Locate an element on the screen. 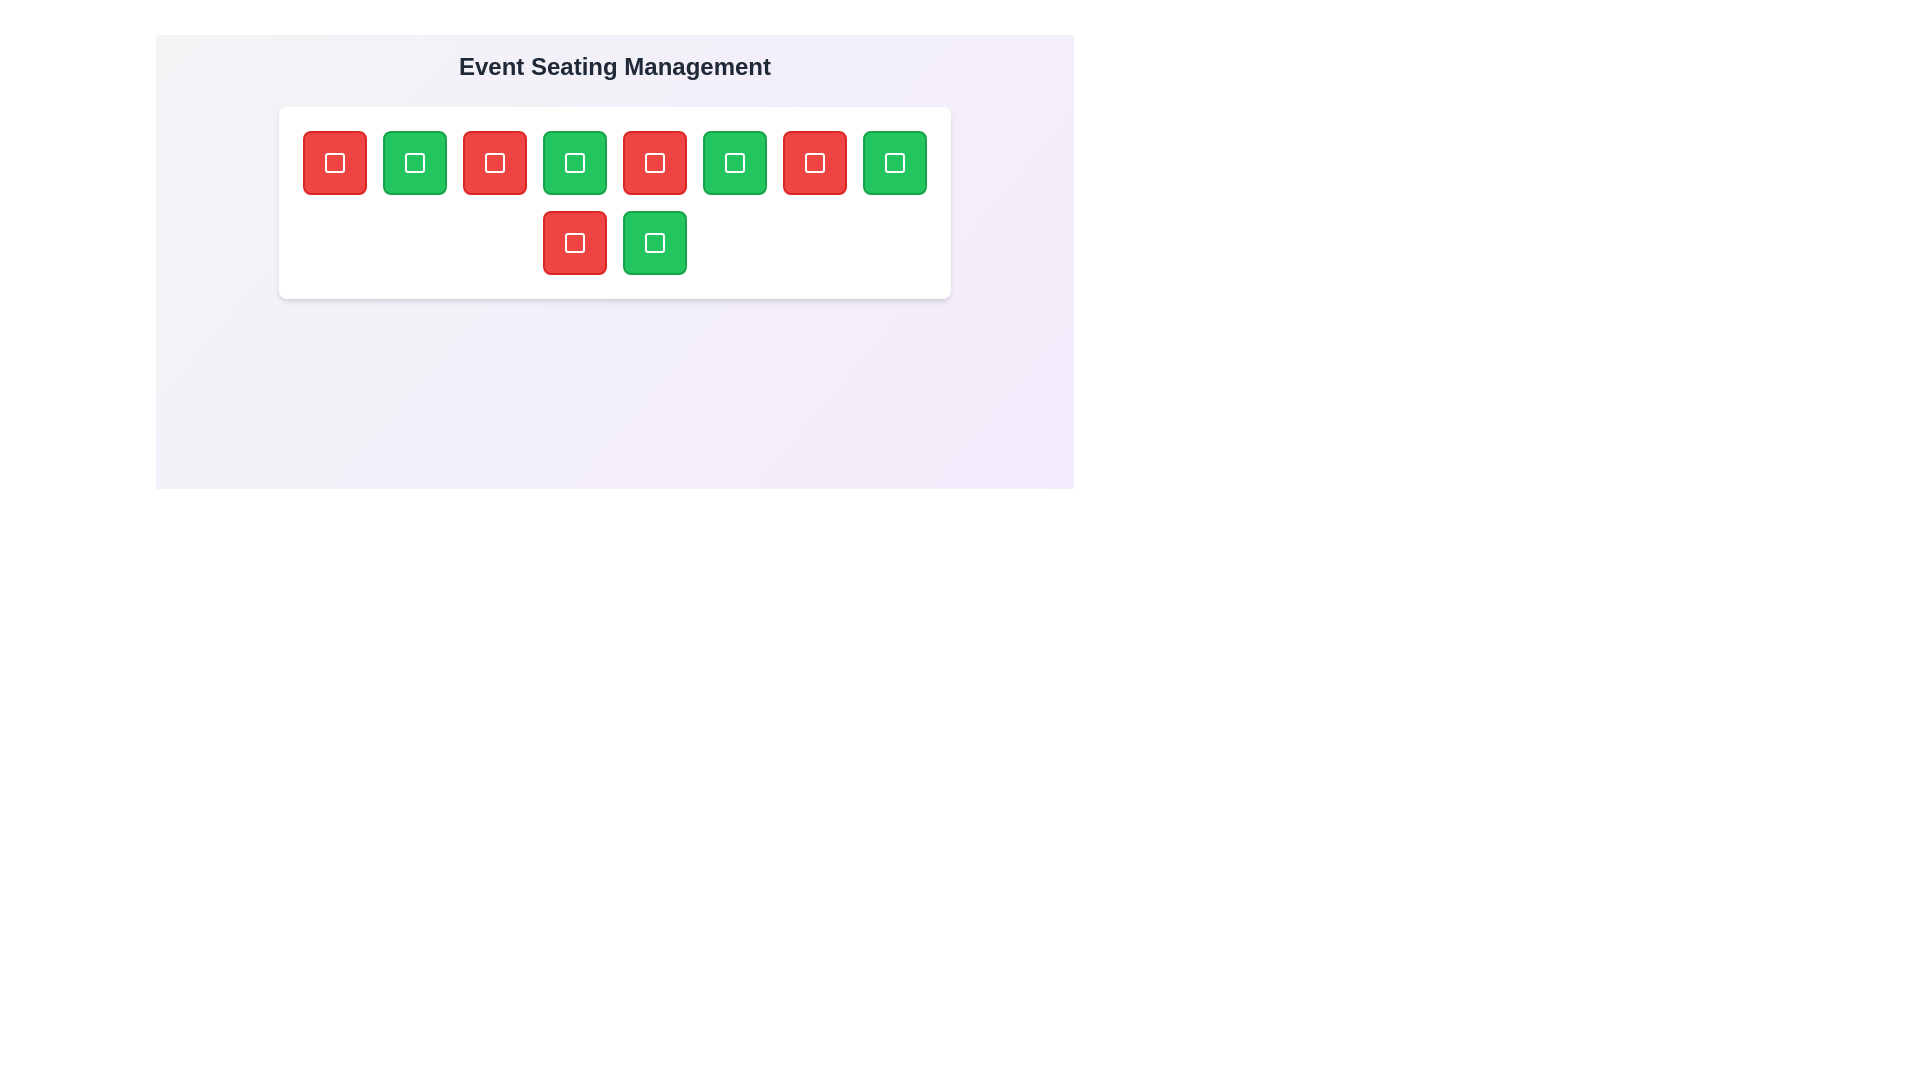 This screenshot has height=1080, width=1920. the selectable button labeled 'Seat 4', which is a green square with rounded corners and a white bordered square symbol in the center is located at coordinates (574, 161).